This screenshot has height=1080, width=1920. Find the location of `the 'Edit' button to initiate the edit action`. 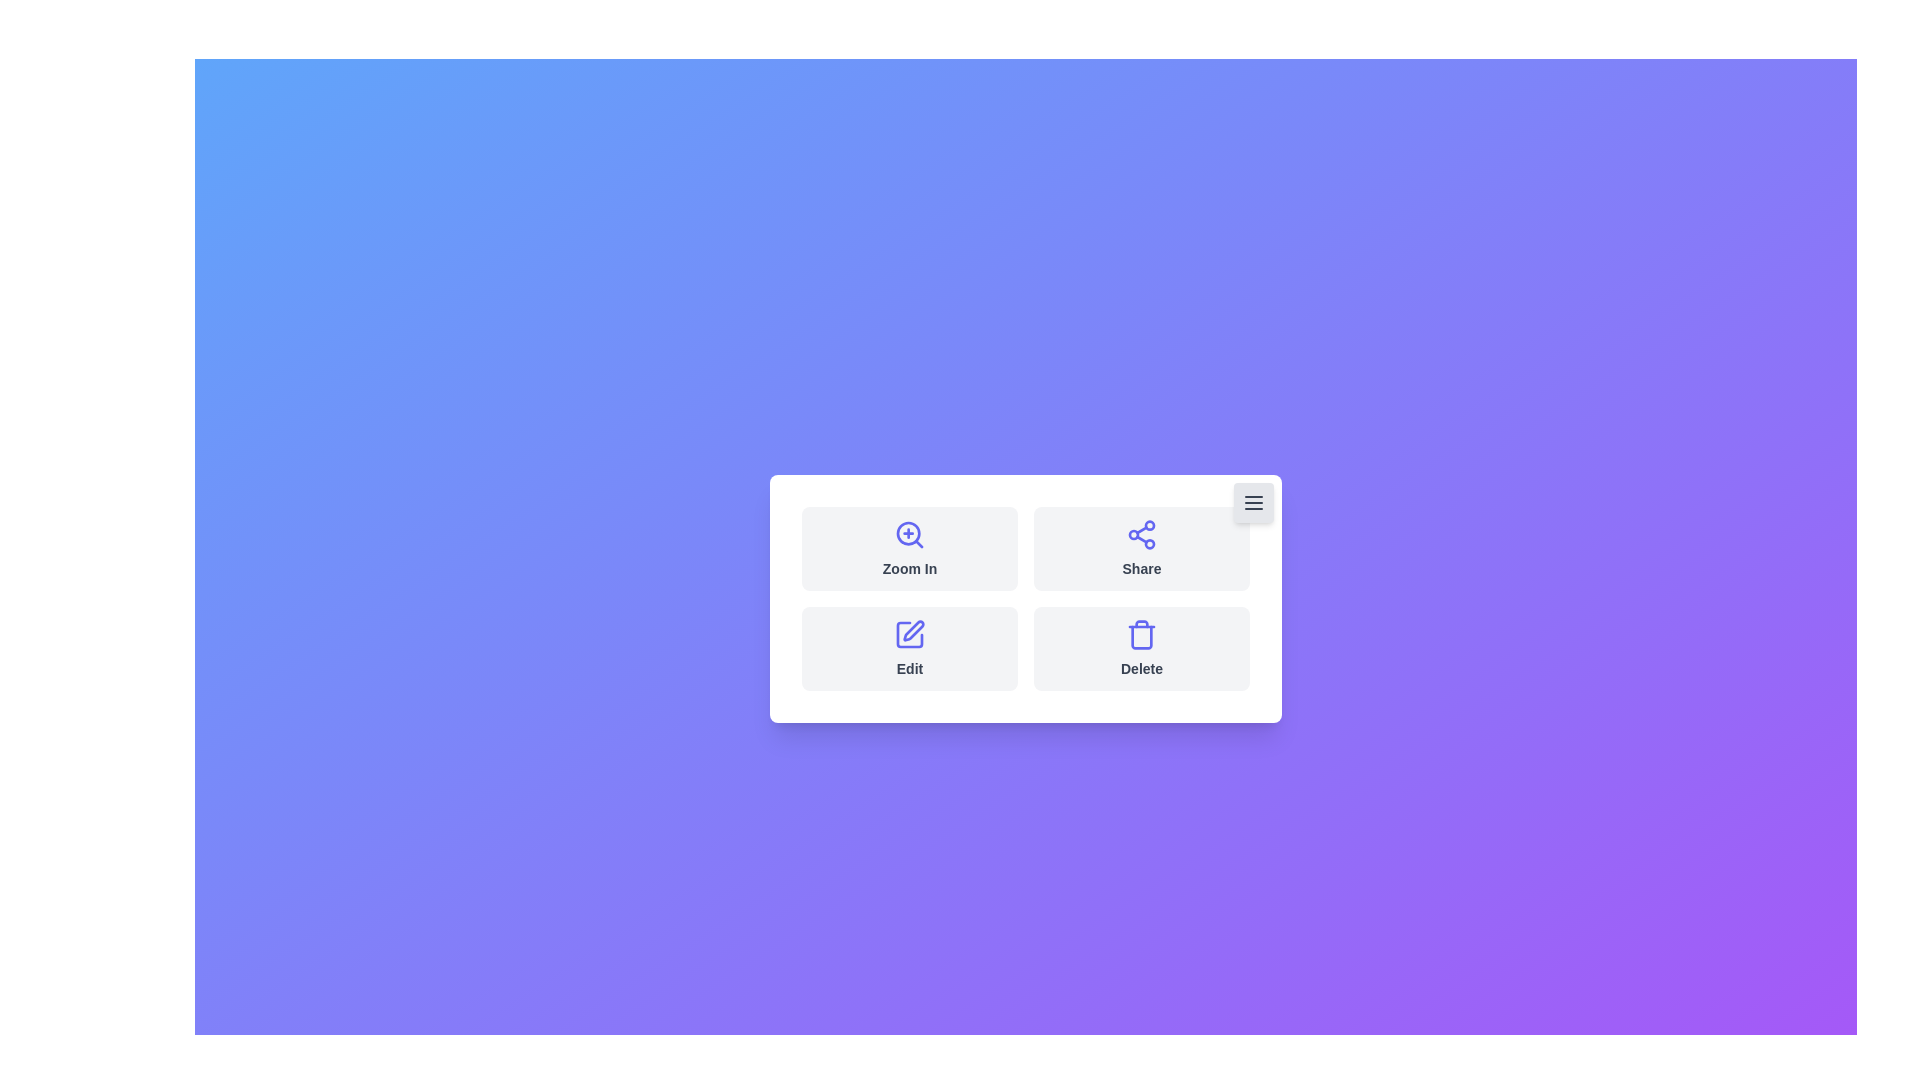

the 'Edit' button to initiate the edit action is located at coordinates (909, 648).